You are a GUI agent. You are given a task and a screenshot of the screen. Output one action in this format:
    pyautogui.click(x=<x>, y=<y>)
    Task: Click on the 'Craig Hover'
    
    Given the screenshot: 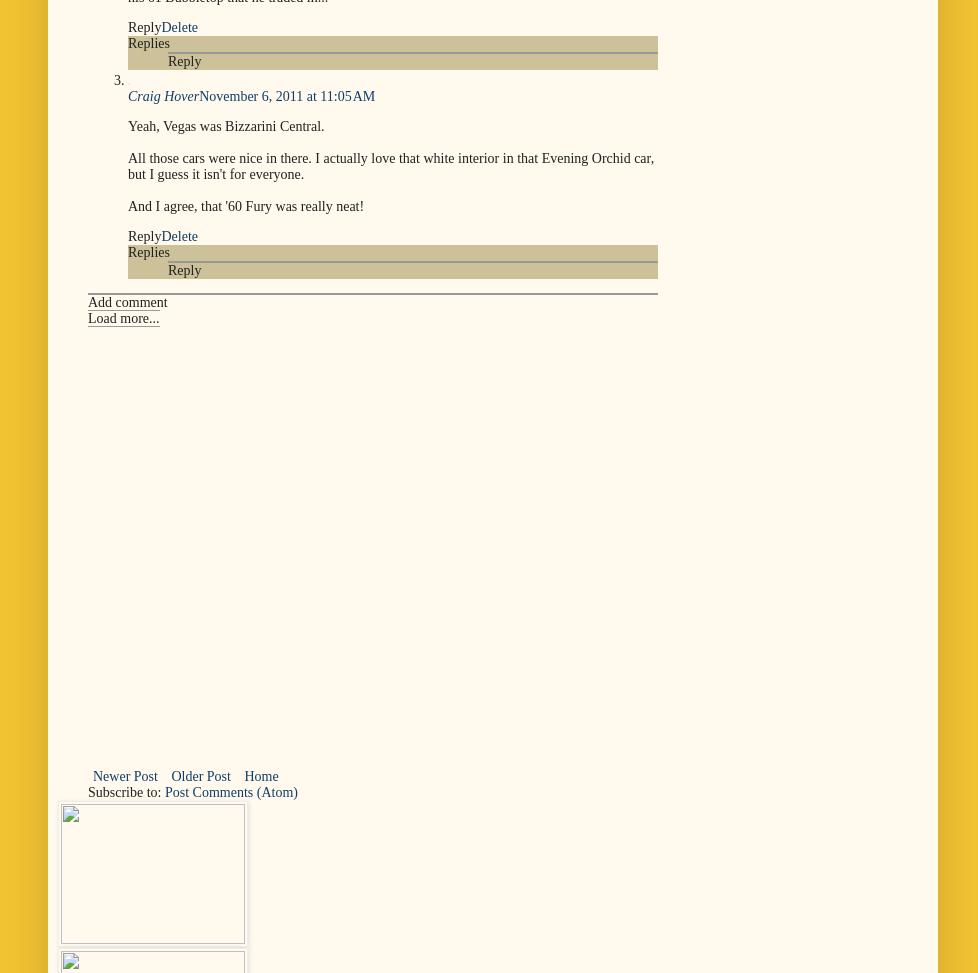 What is the action you would take?
    pyautogui.click(x=163, y=94)
    